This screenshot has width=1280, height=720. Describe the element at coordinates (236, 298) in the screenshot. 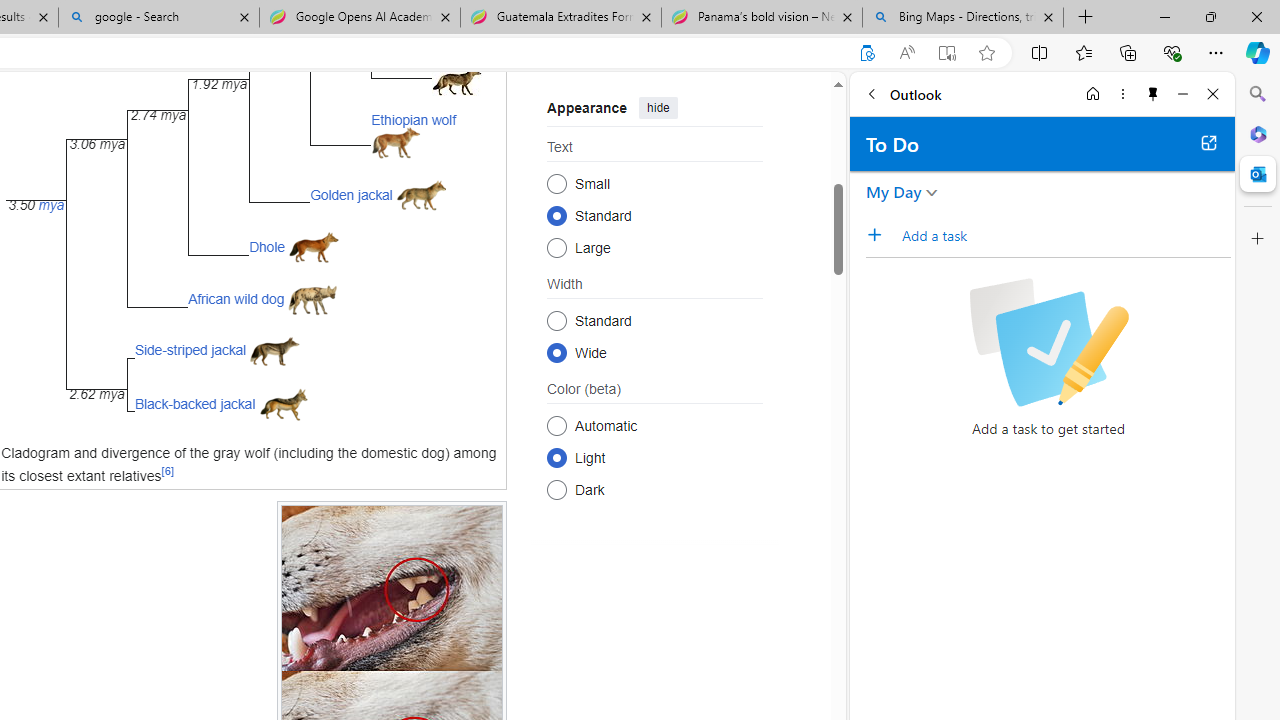

I see `'African wild dog'` at that location.